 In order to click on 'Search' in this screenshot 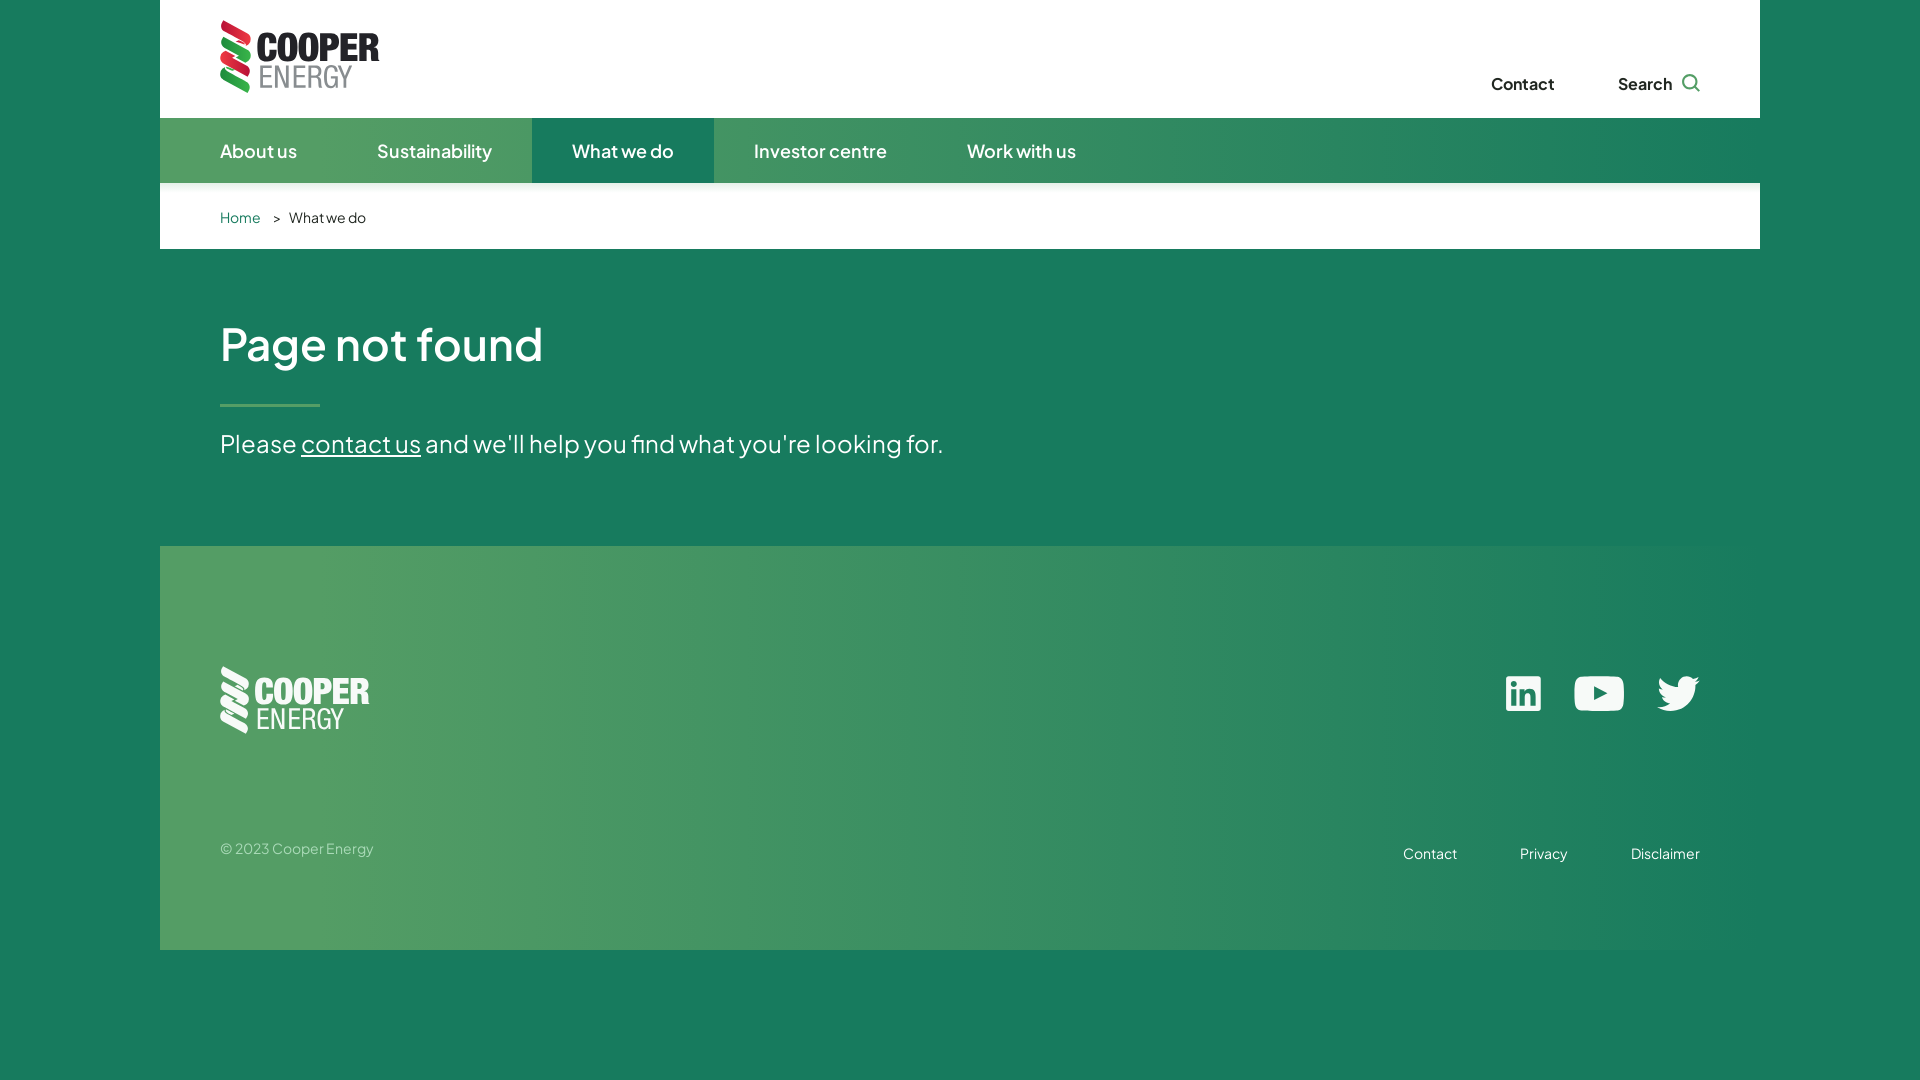, I will do `click(1659, 82)`.